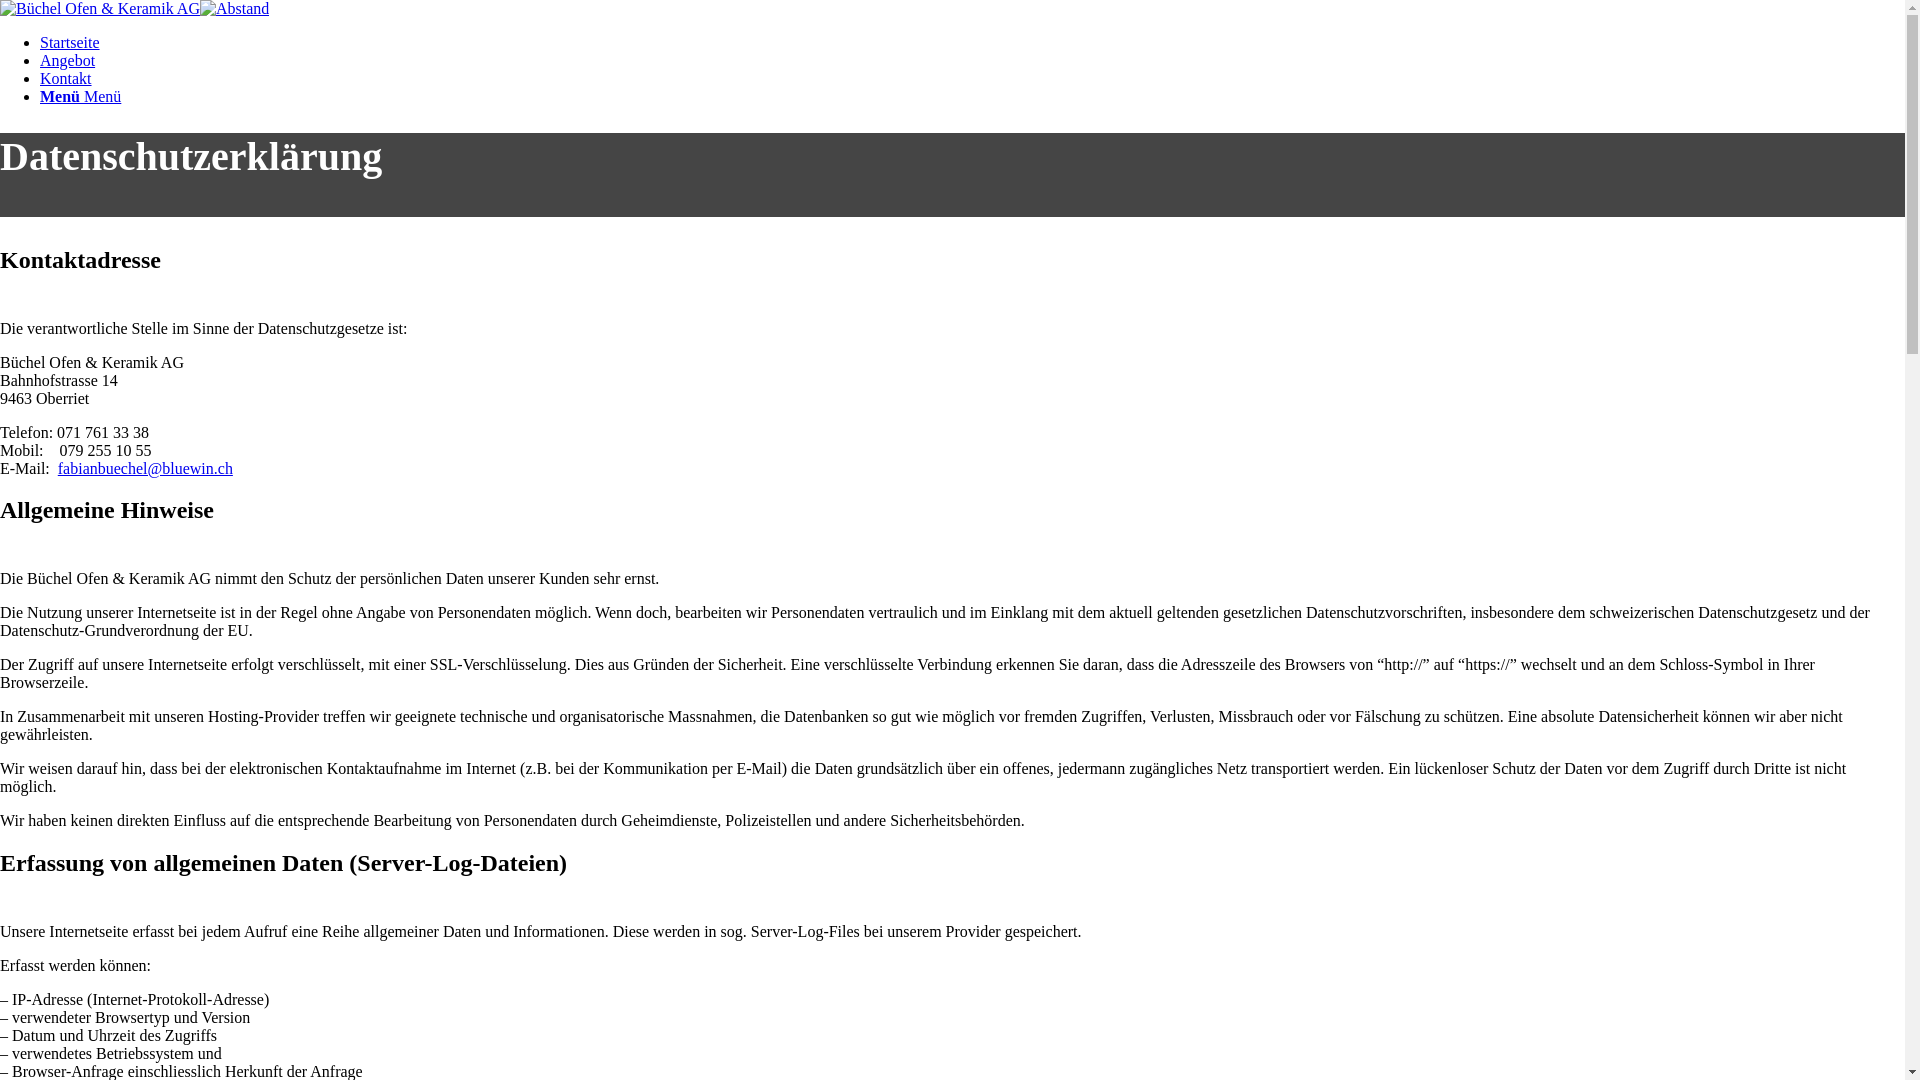 Image resolution: width=1920 pixels, height=1080 pixels. I want to click on 'Startseite', so click(70, 42).